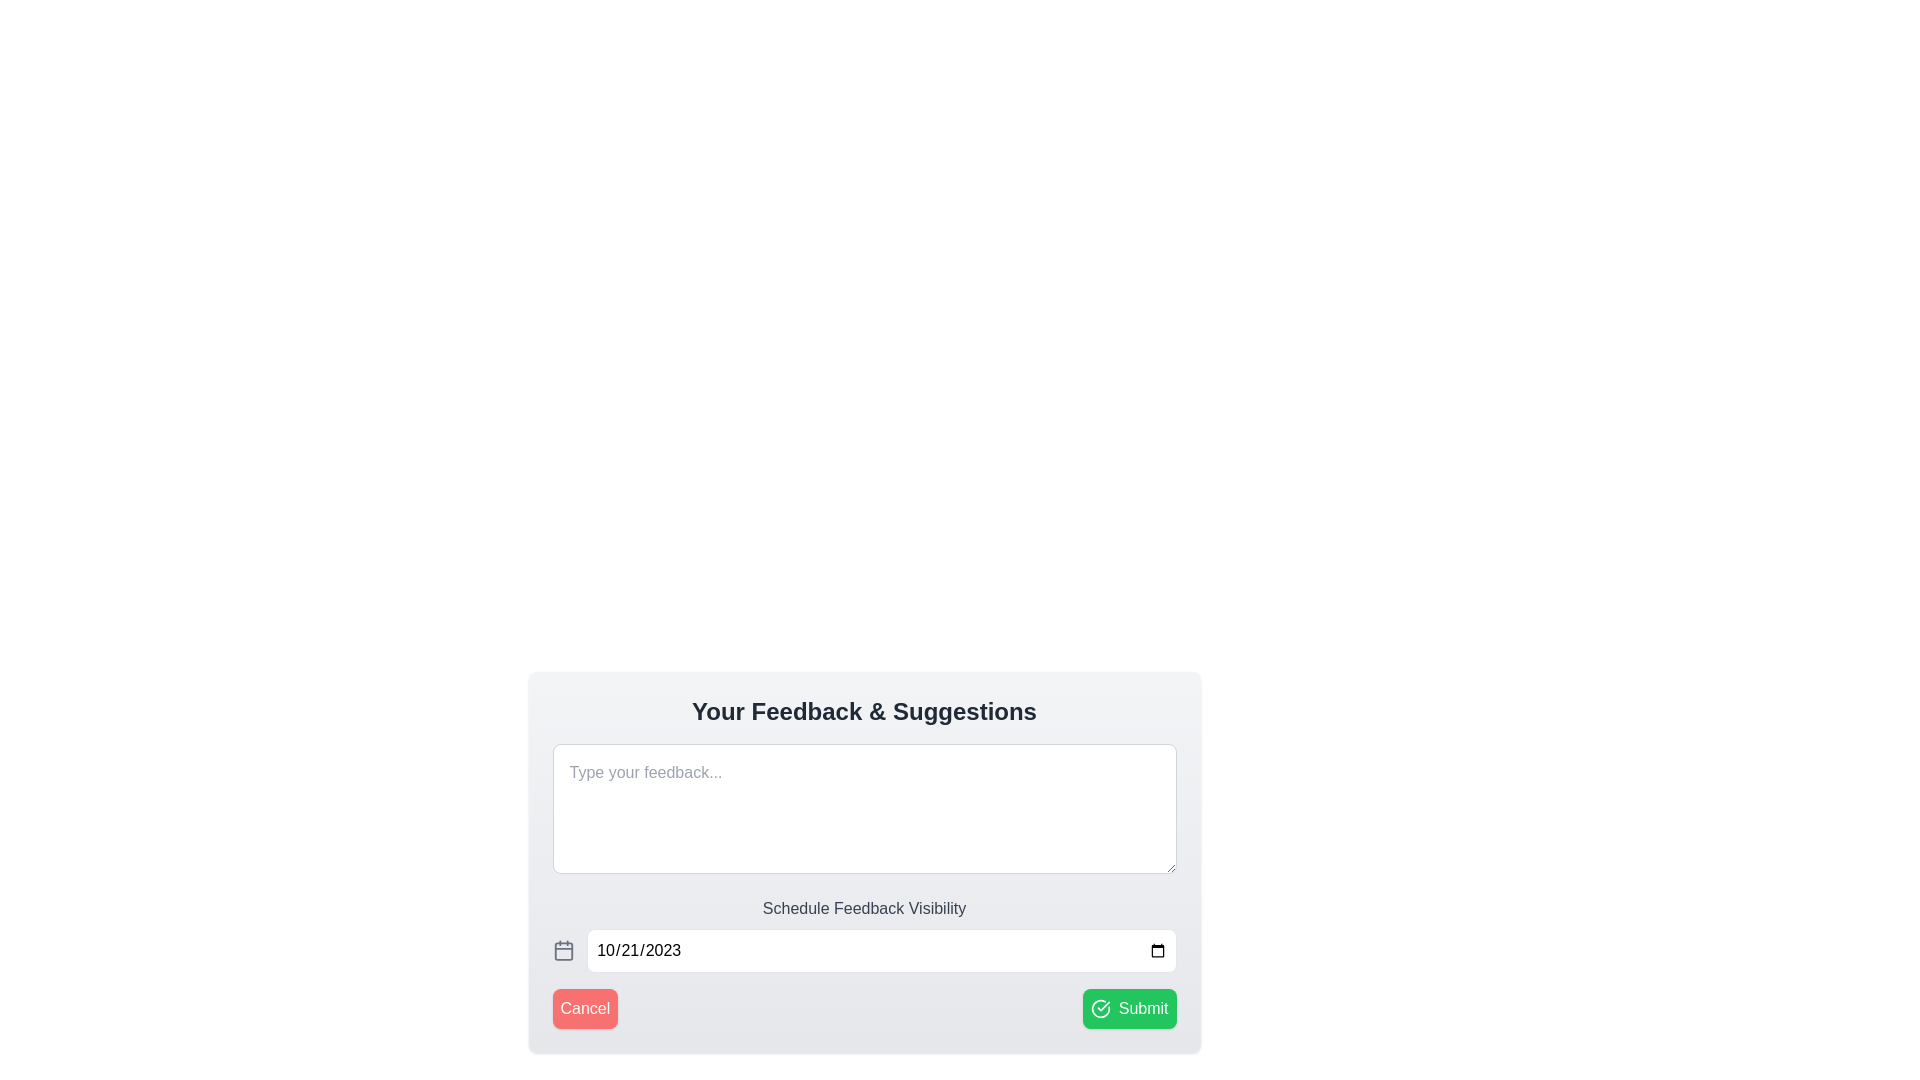 The width and height of the screenshot is (1920, 1080). I want to click on the confirmation icon located at the right-most position of the 'Submit' button, which symbolizes approval, so click(1099, 1009).